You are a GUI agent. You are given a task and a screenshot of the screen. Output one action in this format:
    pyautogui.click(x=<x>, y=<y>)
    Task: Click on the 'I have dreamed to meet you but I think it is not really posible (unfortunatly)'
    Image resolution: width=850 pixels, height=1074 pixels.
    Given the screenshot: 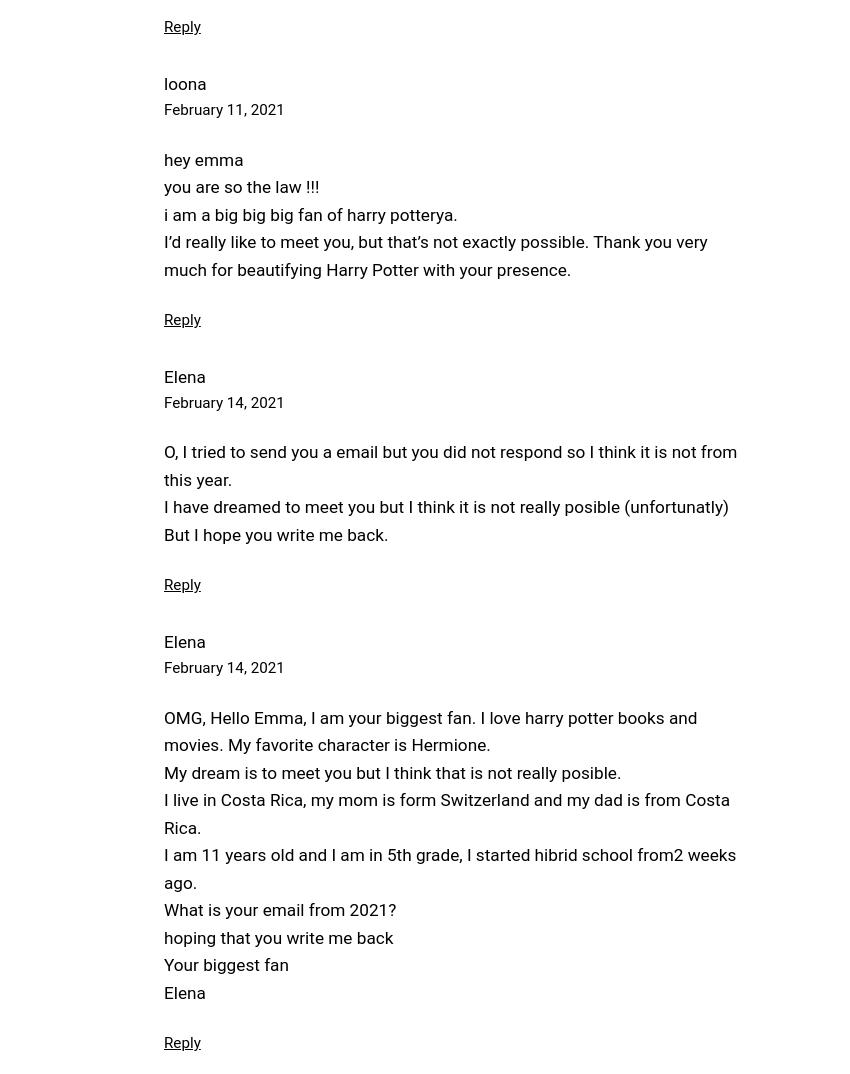 What is the action you would take?
    pyautogui.click(x=445, y=507)
    